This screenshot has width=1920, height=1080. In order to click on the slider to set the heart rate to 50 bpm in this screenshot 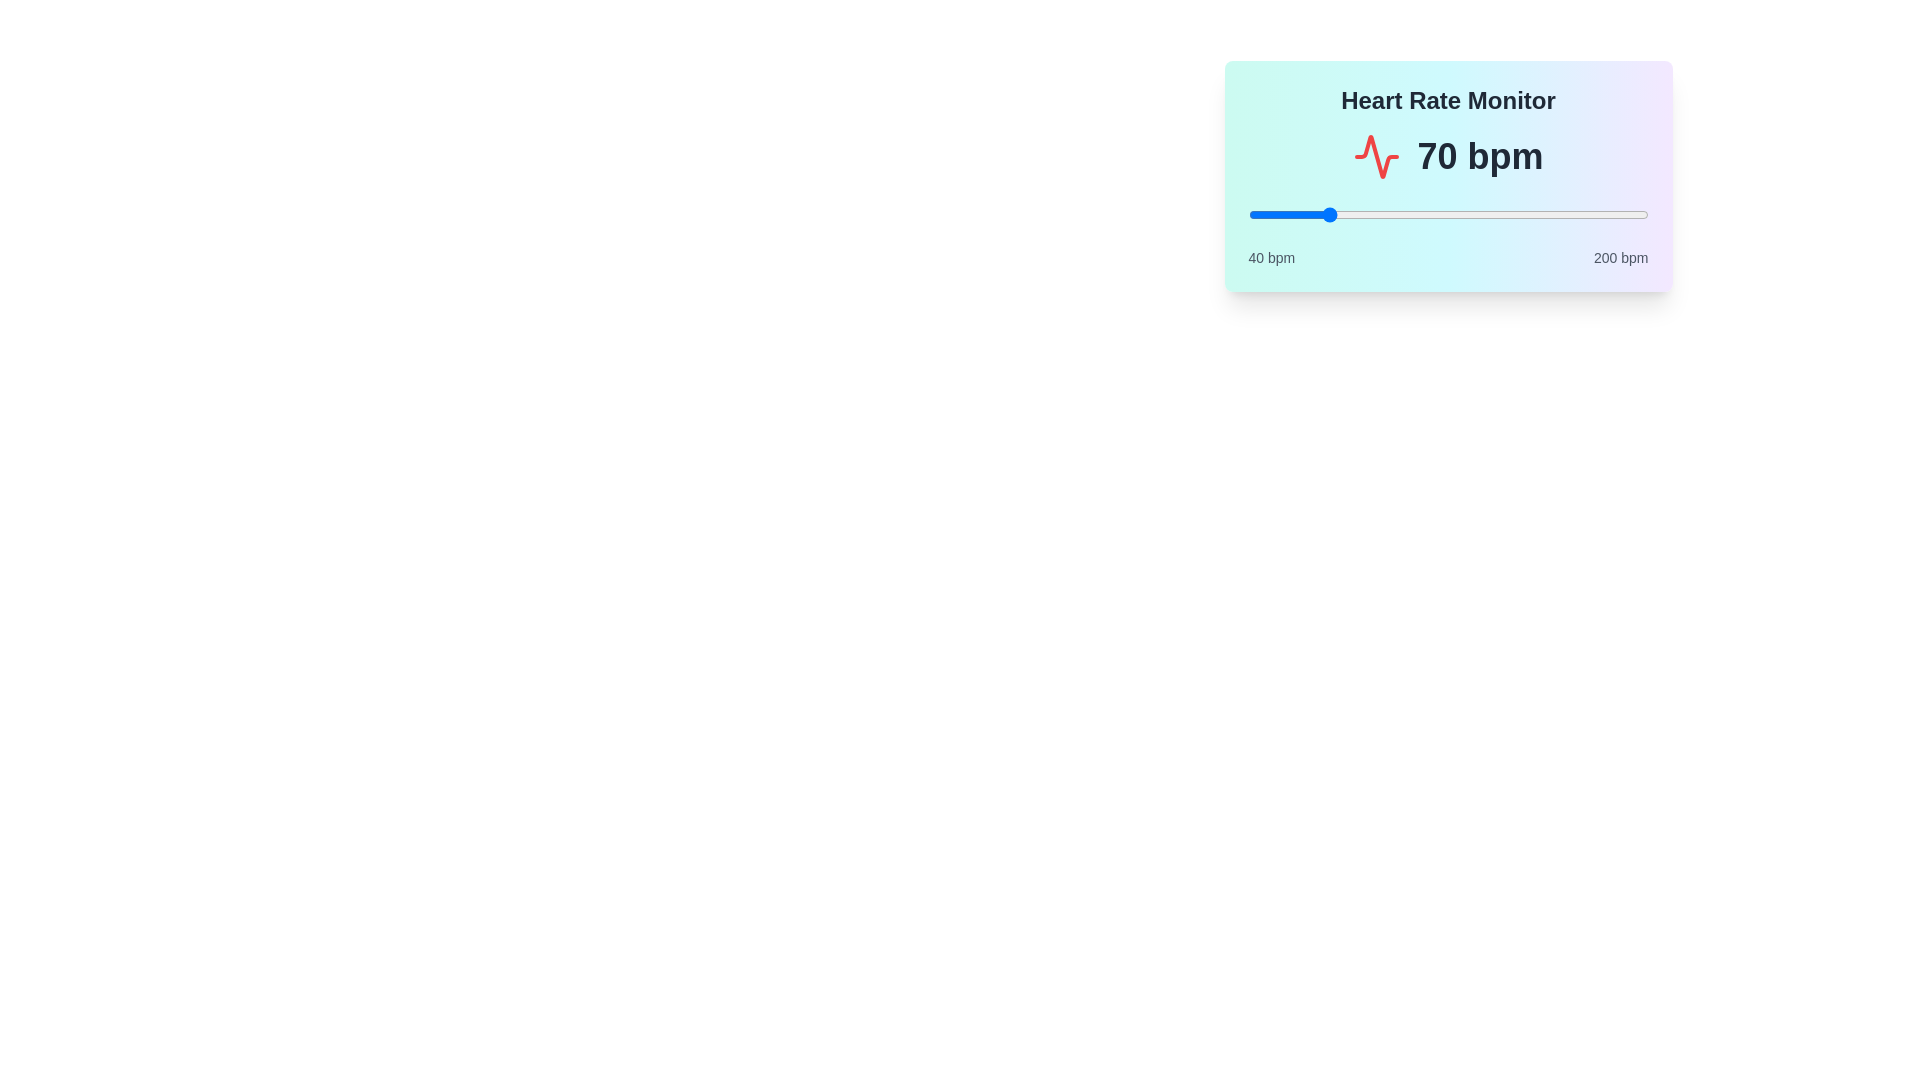, I will do `click(1272, 215)`.